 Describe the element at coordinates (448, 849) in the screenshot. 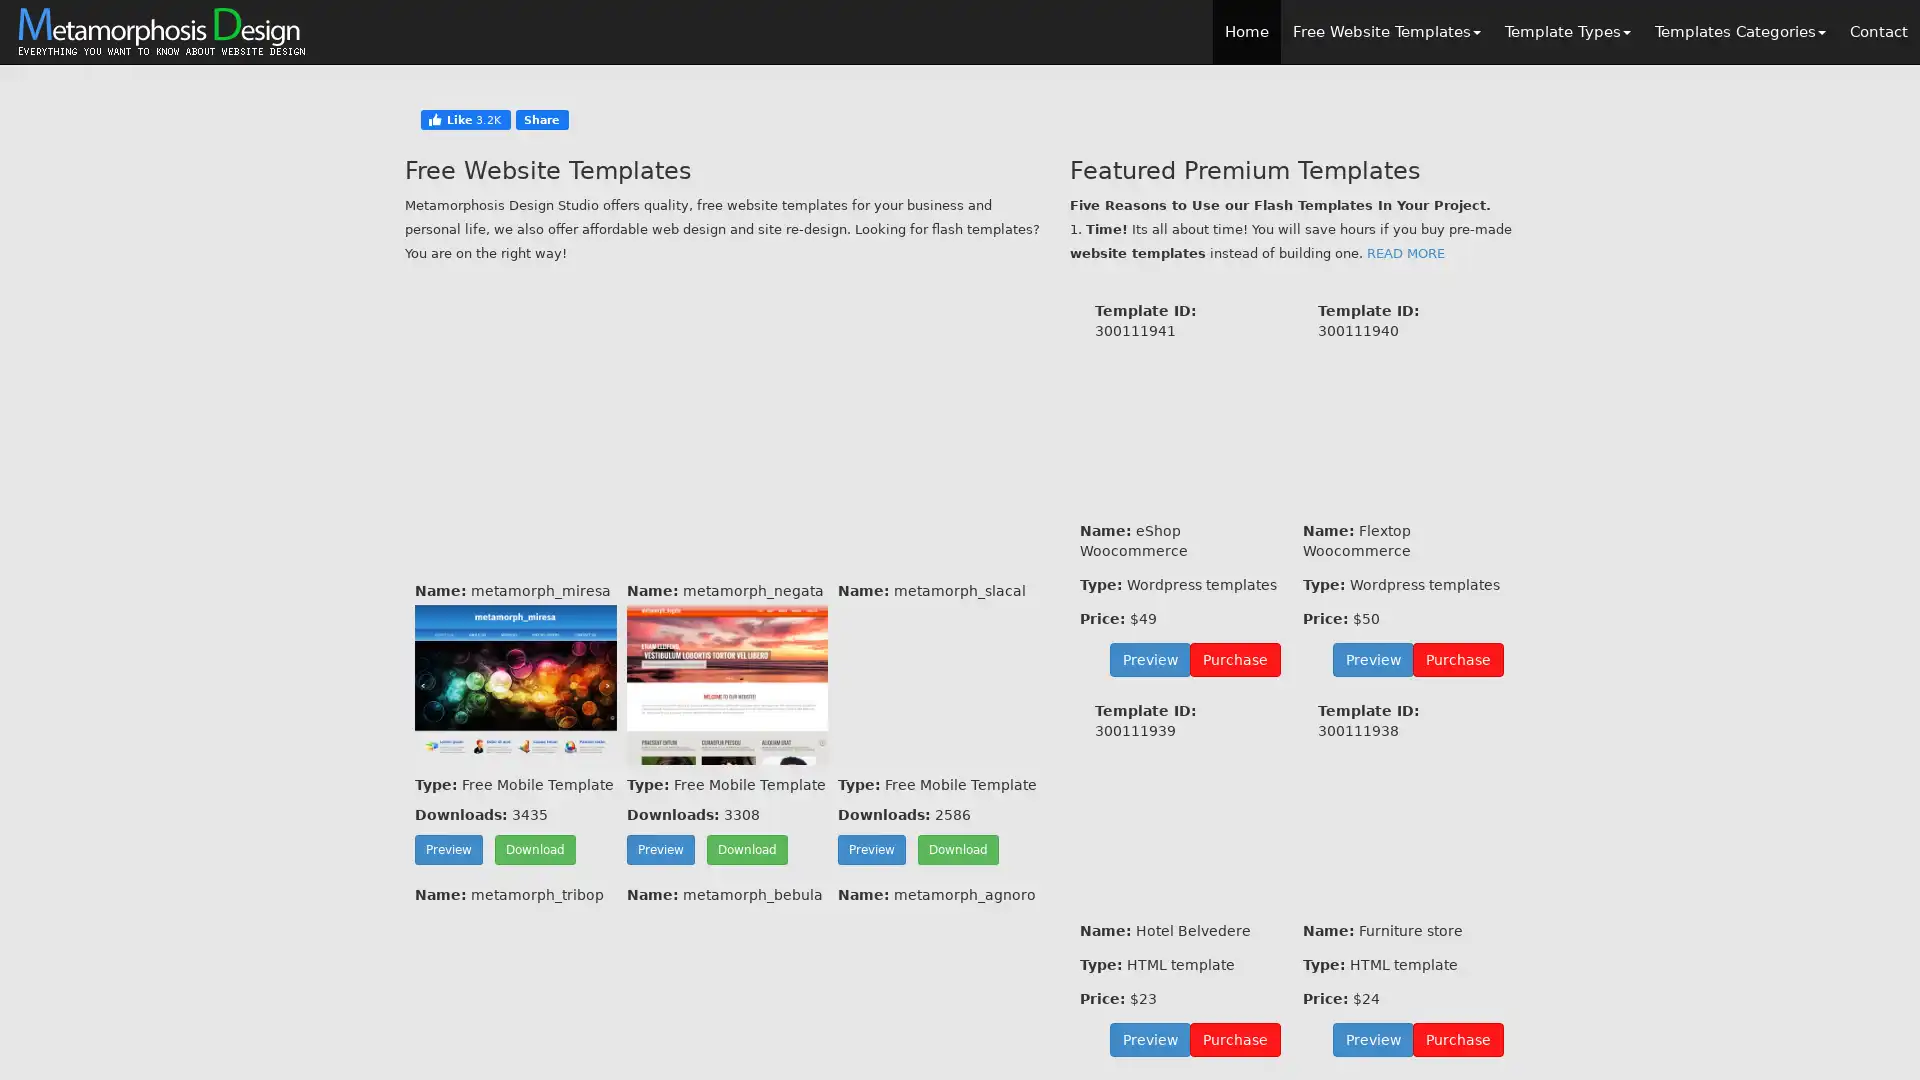

I see `Preview` at that location.